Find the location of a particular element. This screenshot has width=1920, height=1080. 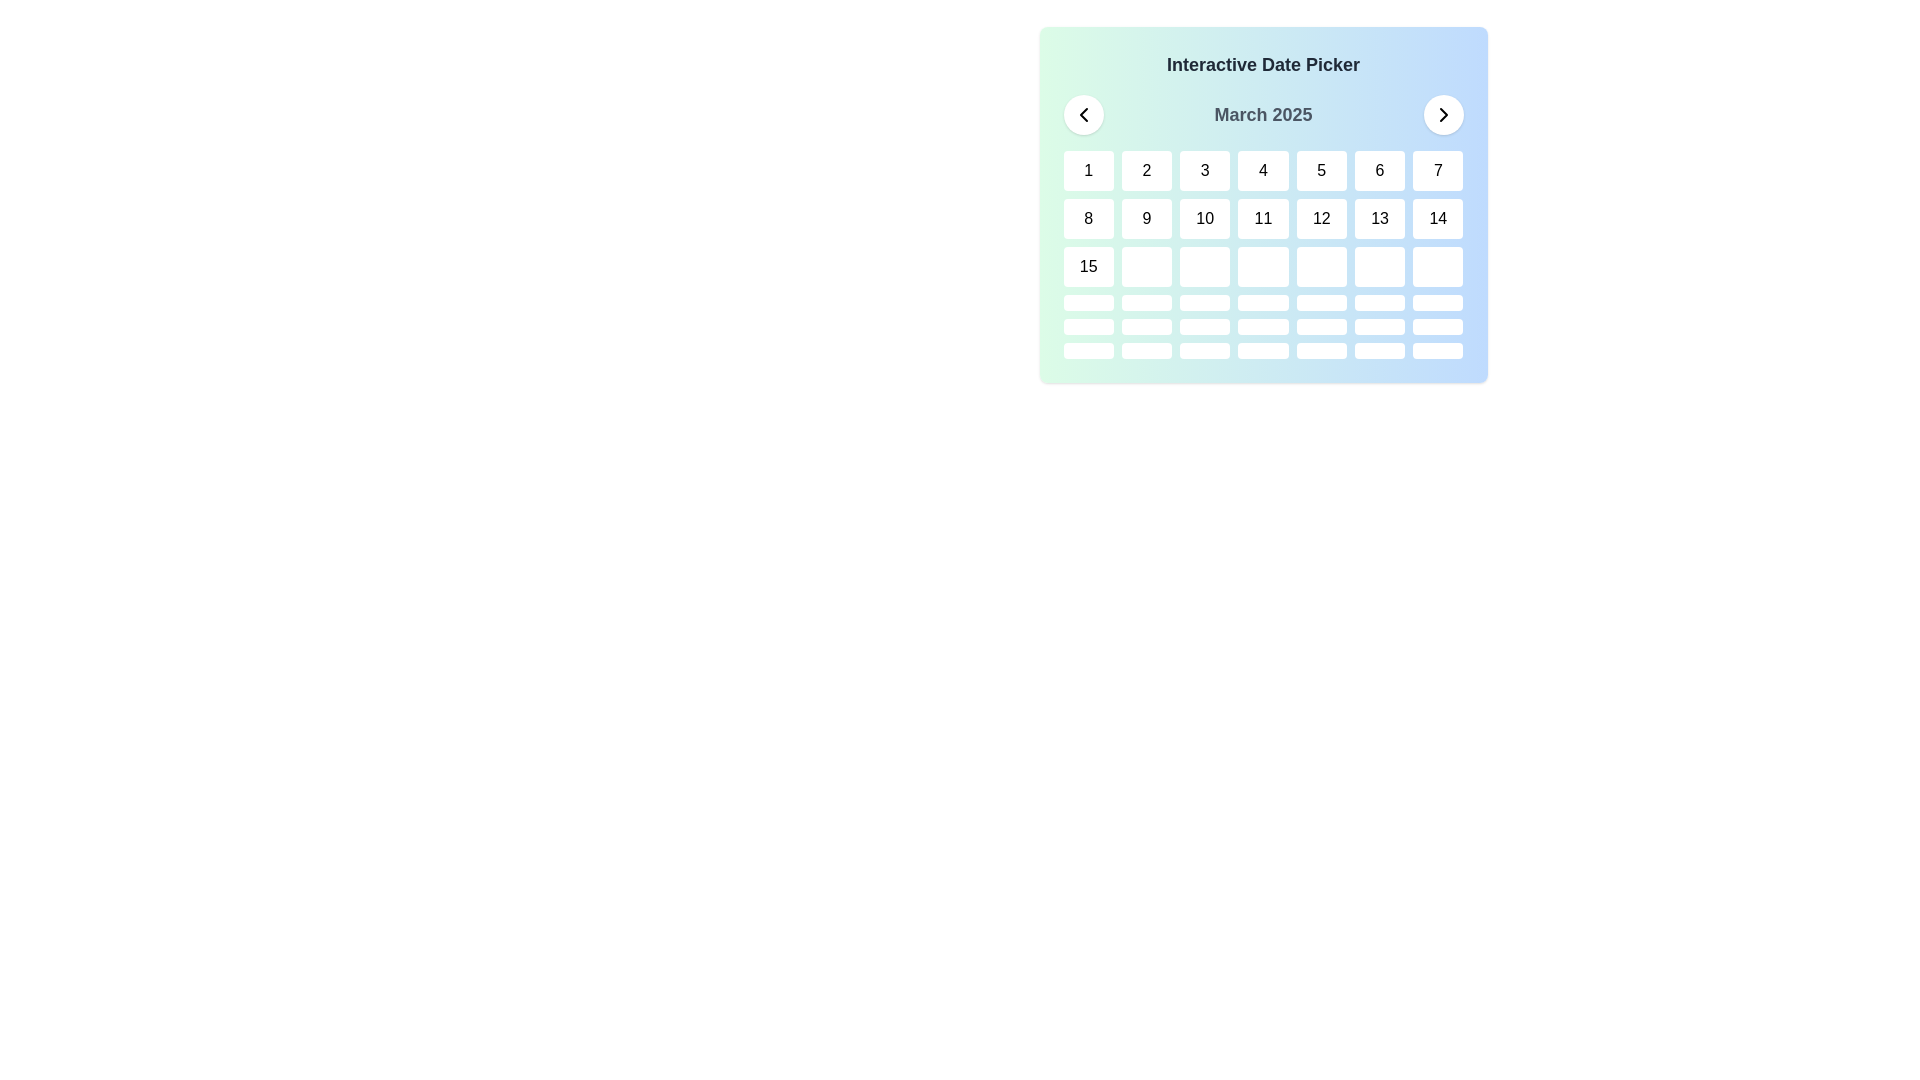

the Chevron Right icon within the circular button located in the top-right corner of the date picker interface is located at coordinates (1443, 115).